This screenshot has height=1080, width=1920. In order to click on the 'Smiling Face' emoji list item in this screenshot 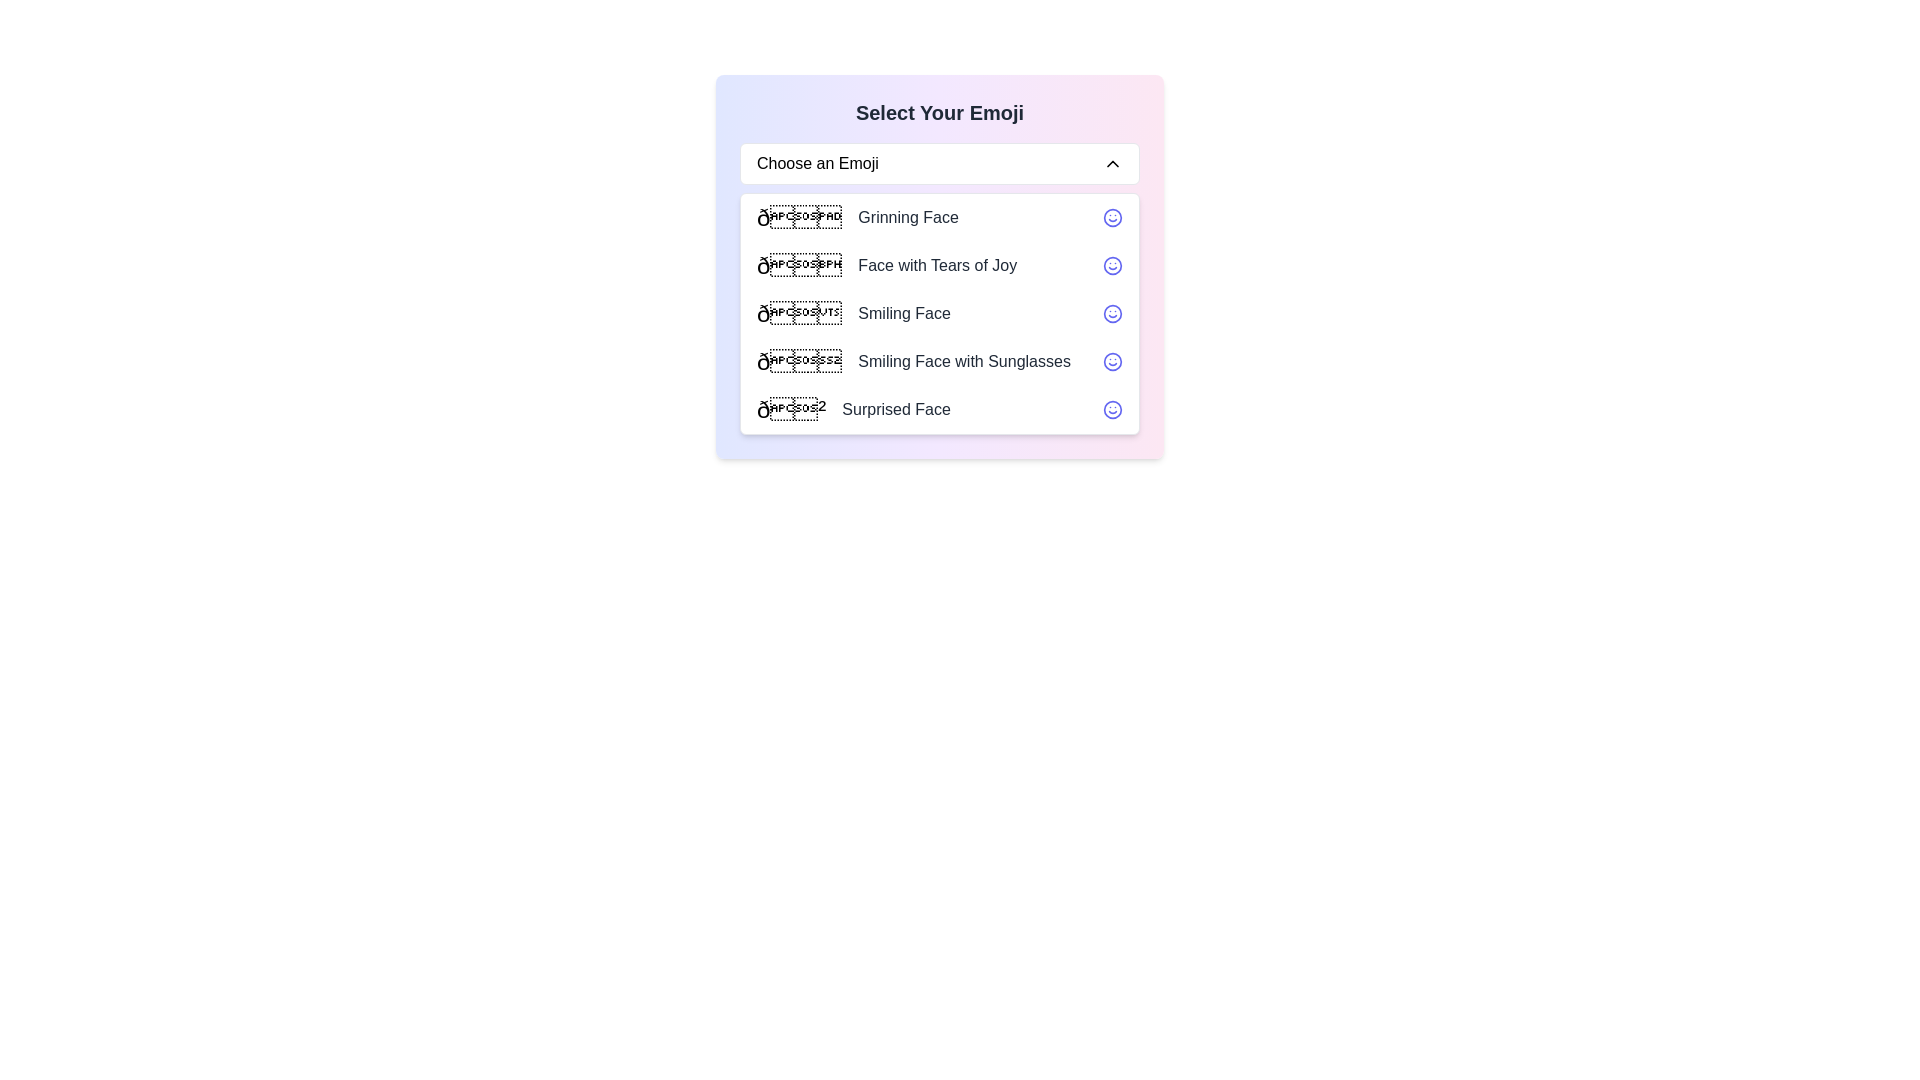, I will do `click(939, 313)`.